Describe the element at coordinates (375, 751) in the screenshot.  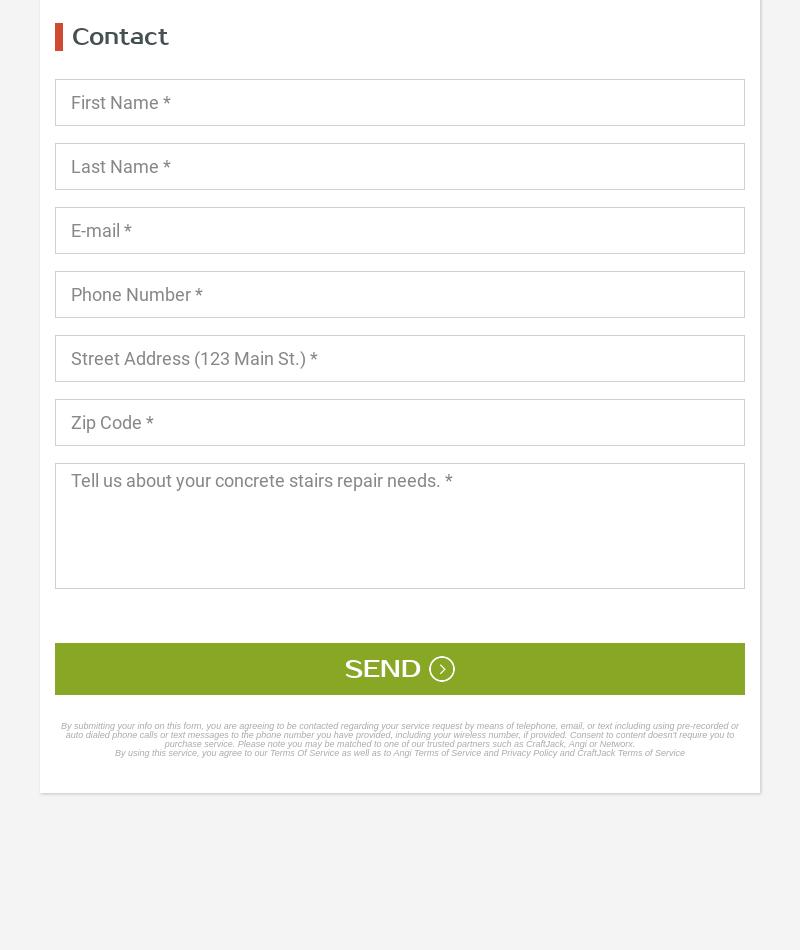
I see `'as well as to Angi'` at that location.